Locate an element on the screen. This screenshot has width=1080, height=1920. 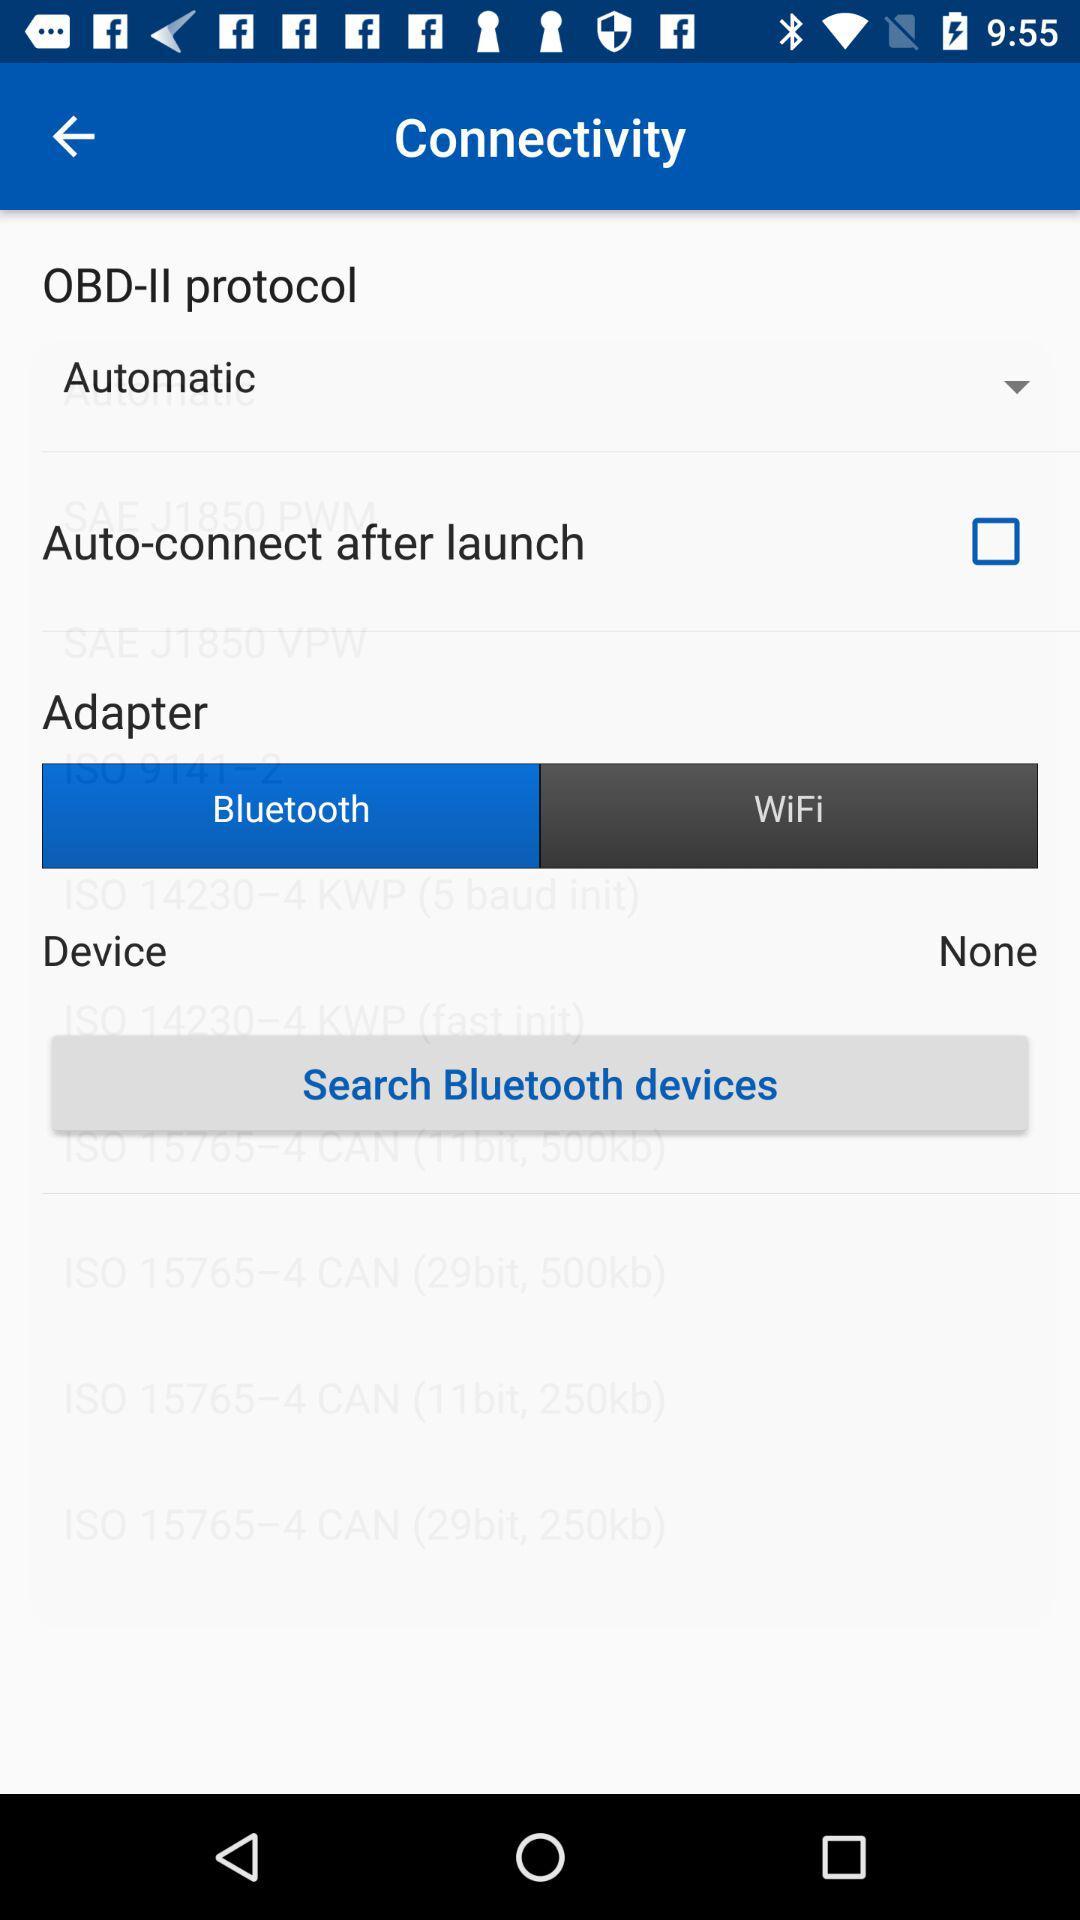
icon below the adapter is located at coordinates (788, 816).